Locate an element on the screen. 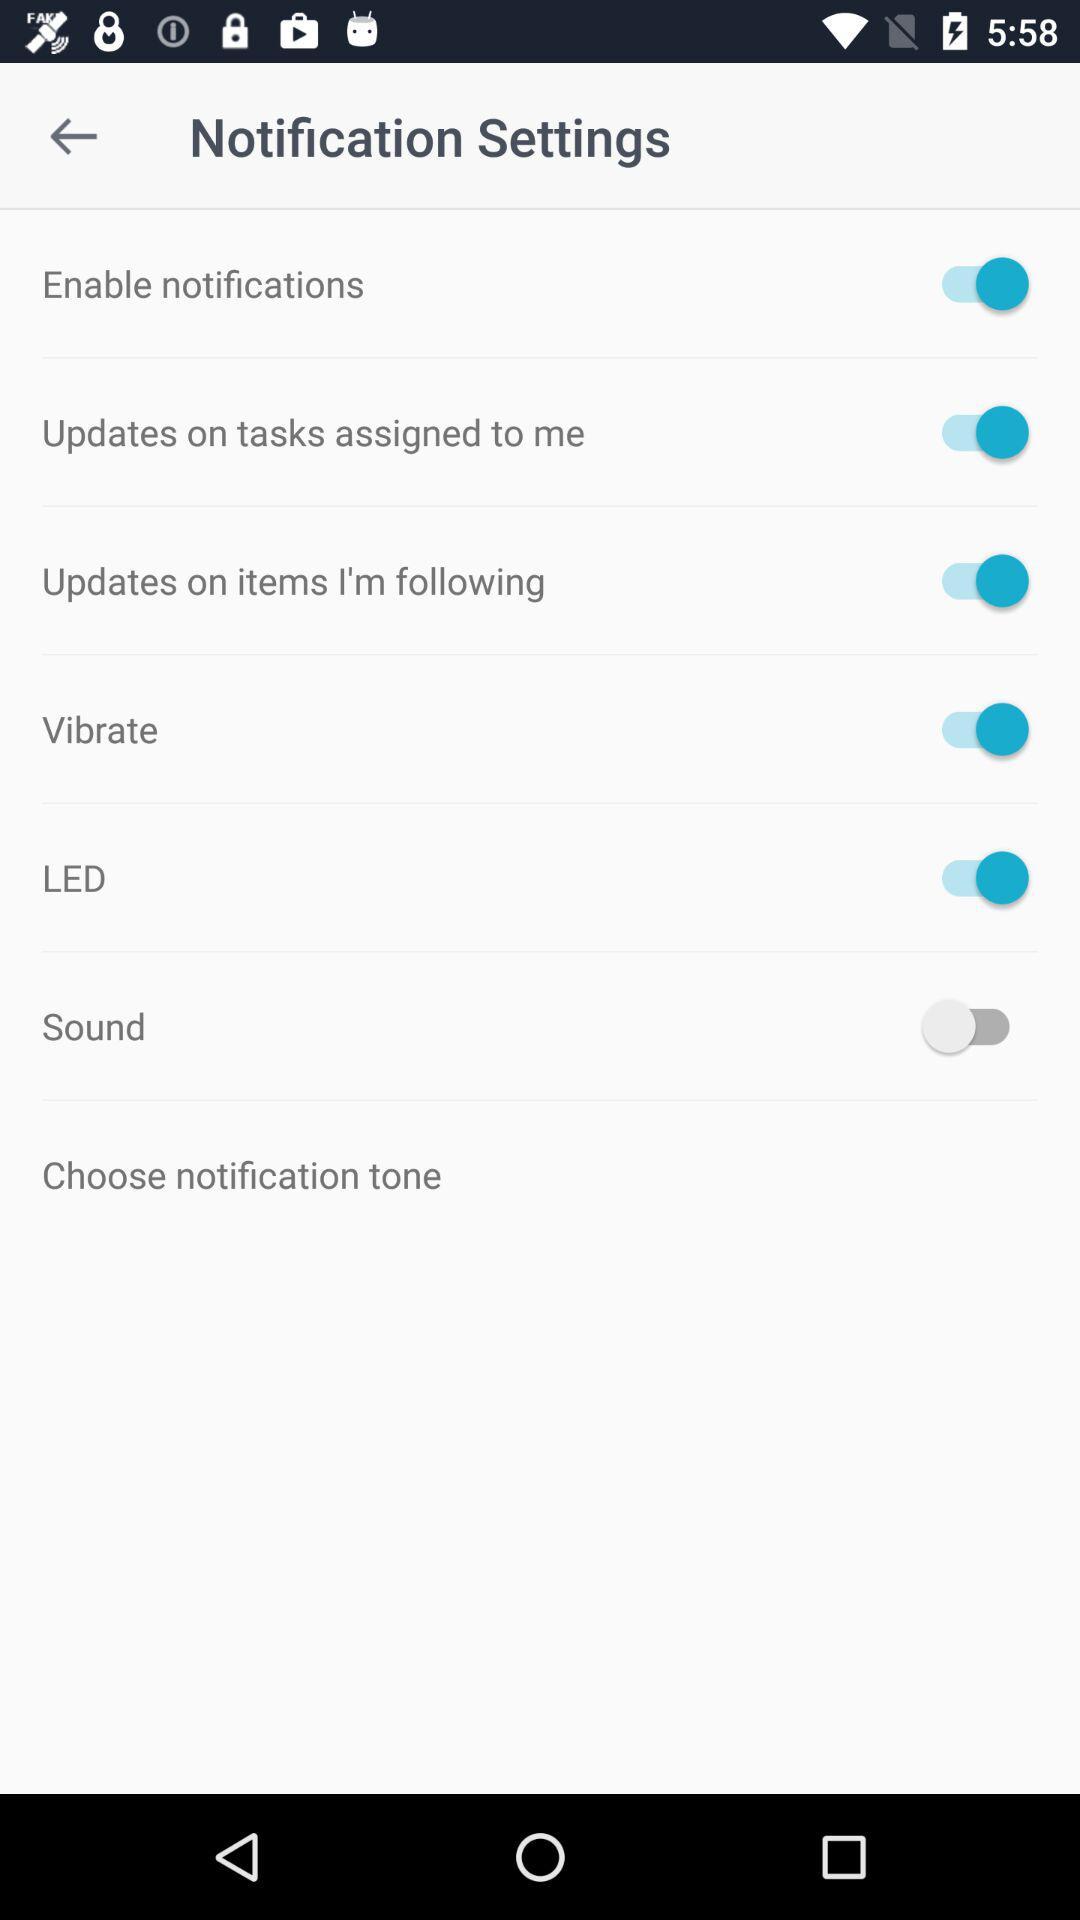 This screenshot has width=1080, height=1920. the item to the left of the notification settings icon is located at coordinates (72, 135).